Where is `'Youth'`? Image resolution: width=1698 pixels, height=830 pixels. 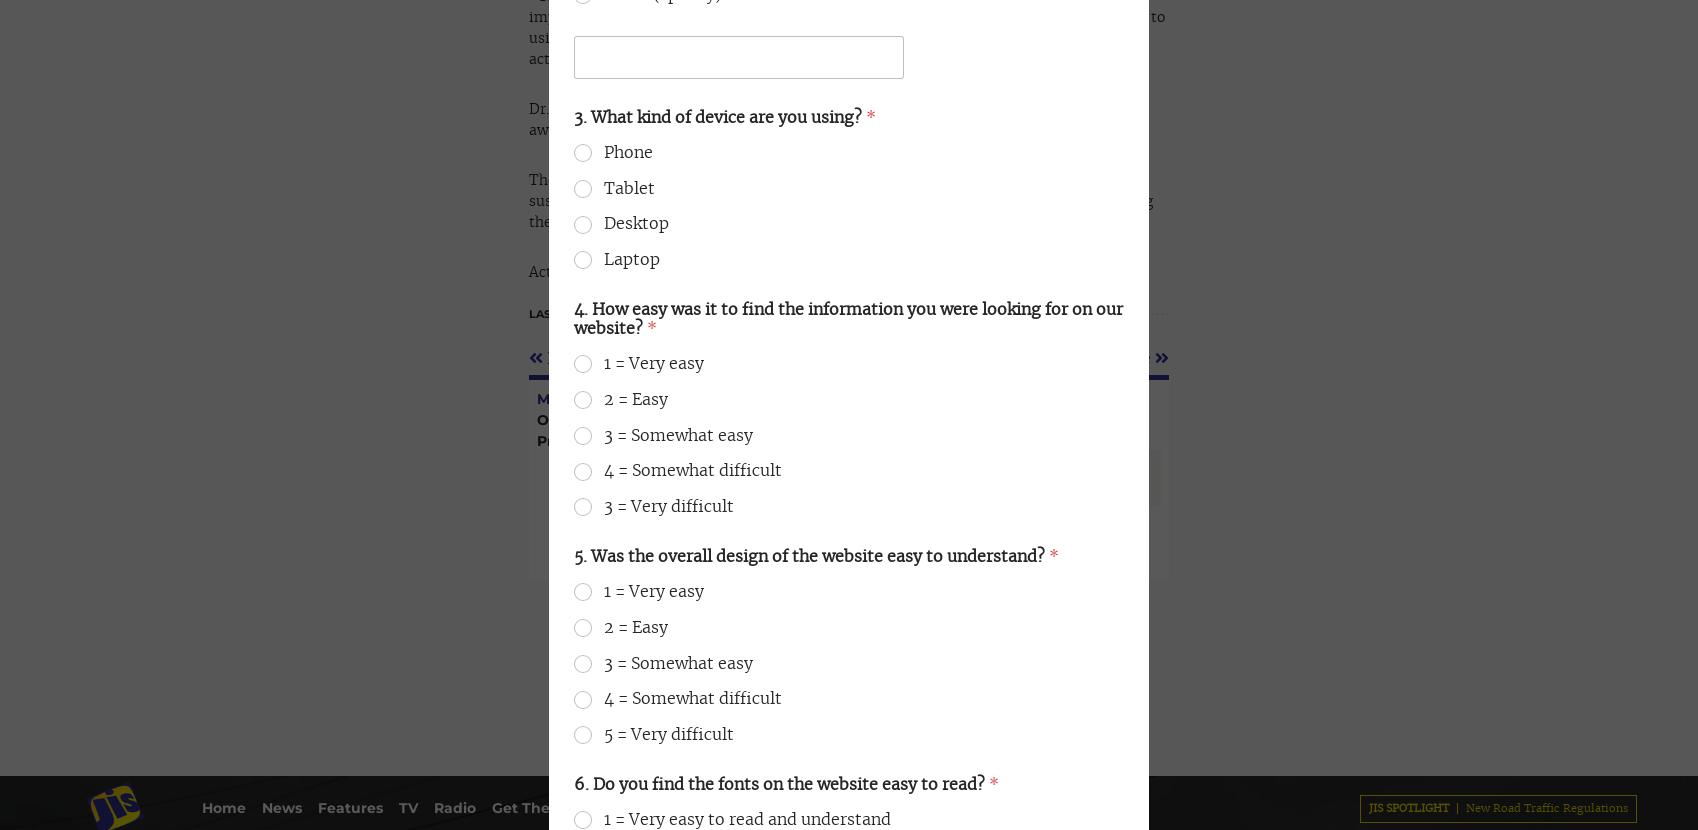
'Youth' is located at coordinates (60, 204).